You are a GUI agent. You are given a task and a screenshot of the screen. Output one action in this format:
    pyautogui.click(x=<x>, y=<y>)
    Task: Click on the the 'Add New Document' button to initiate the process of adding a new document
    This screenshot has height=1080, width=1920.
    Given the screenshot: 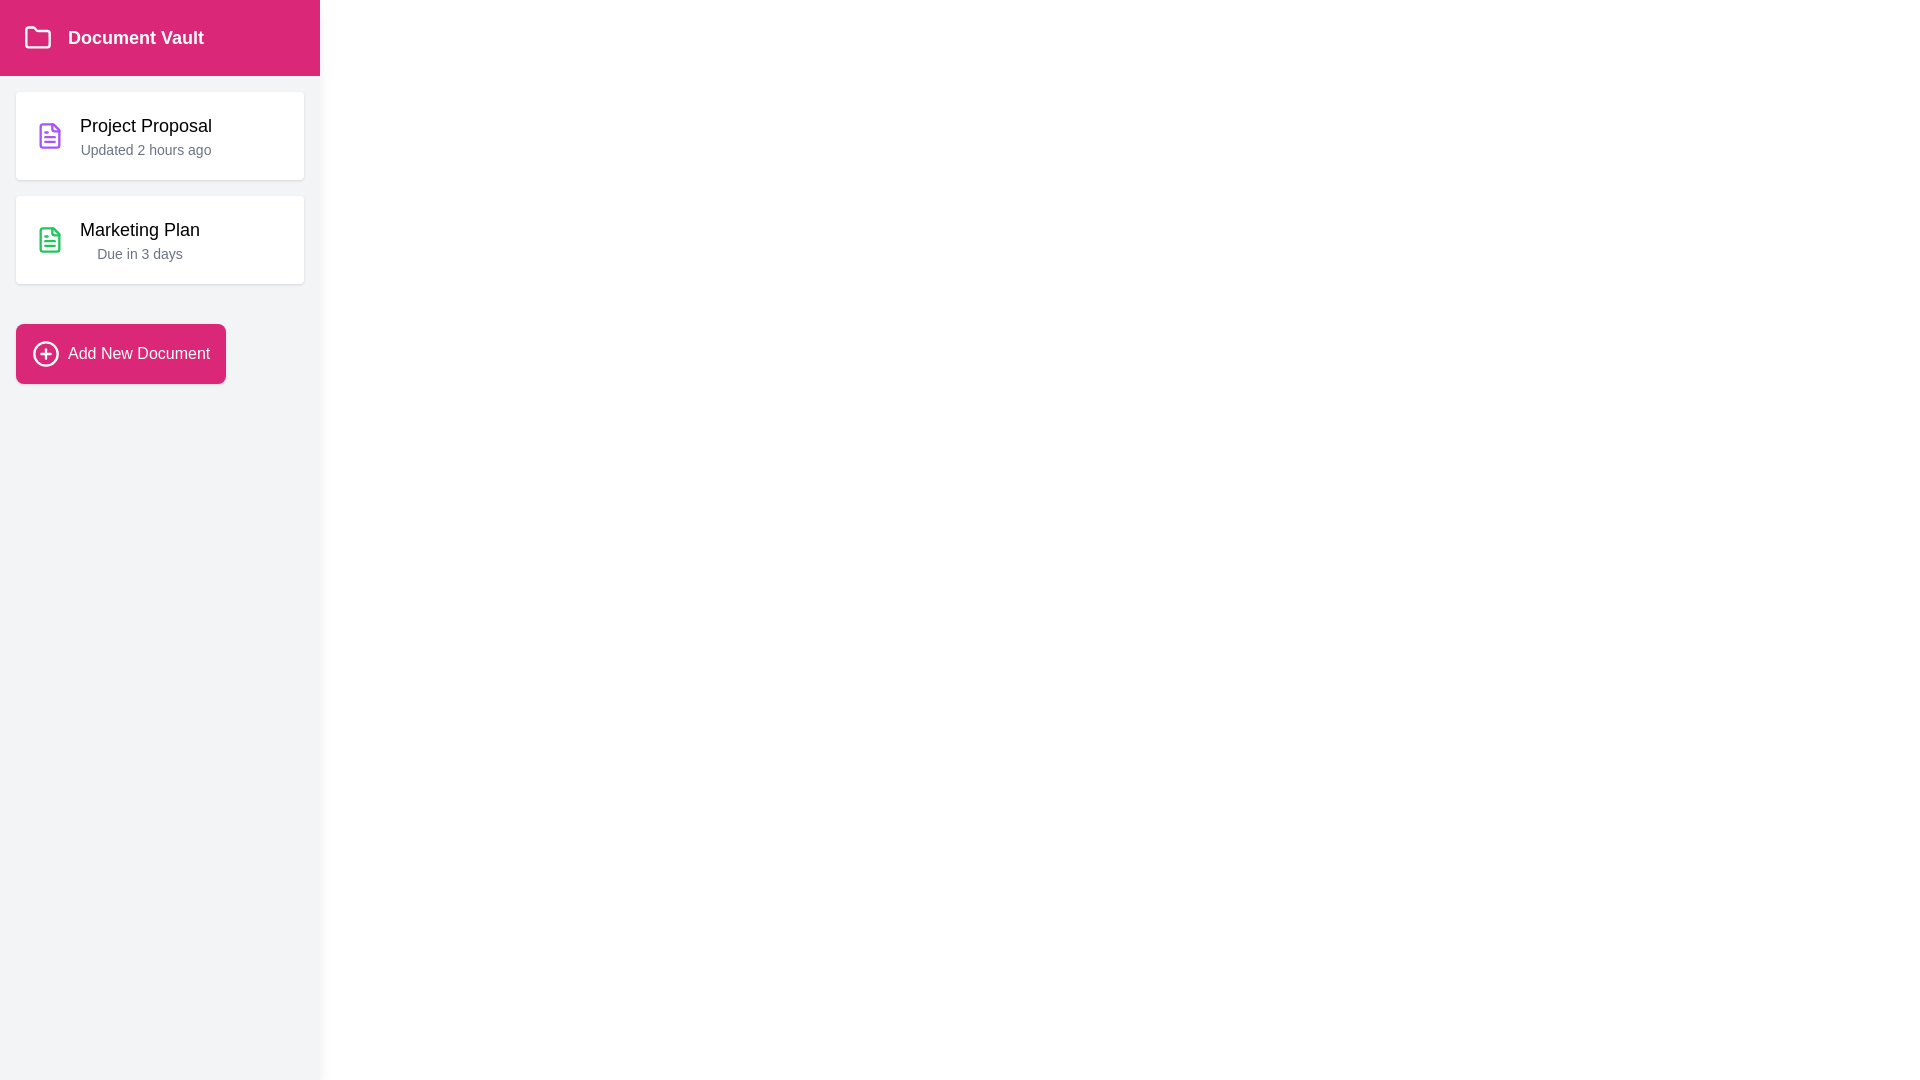 What is the action you would take?
    pyautogui.click(x=119, y=353)
    